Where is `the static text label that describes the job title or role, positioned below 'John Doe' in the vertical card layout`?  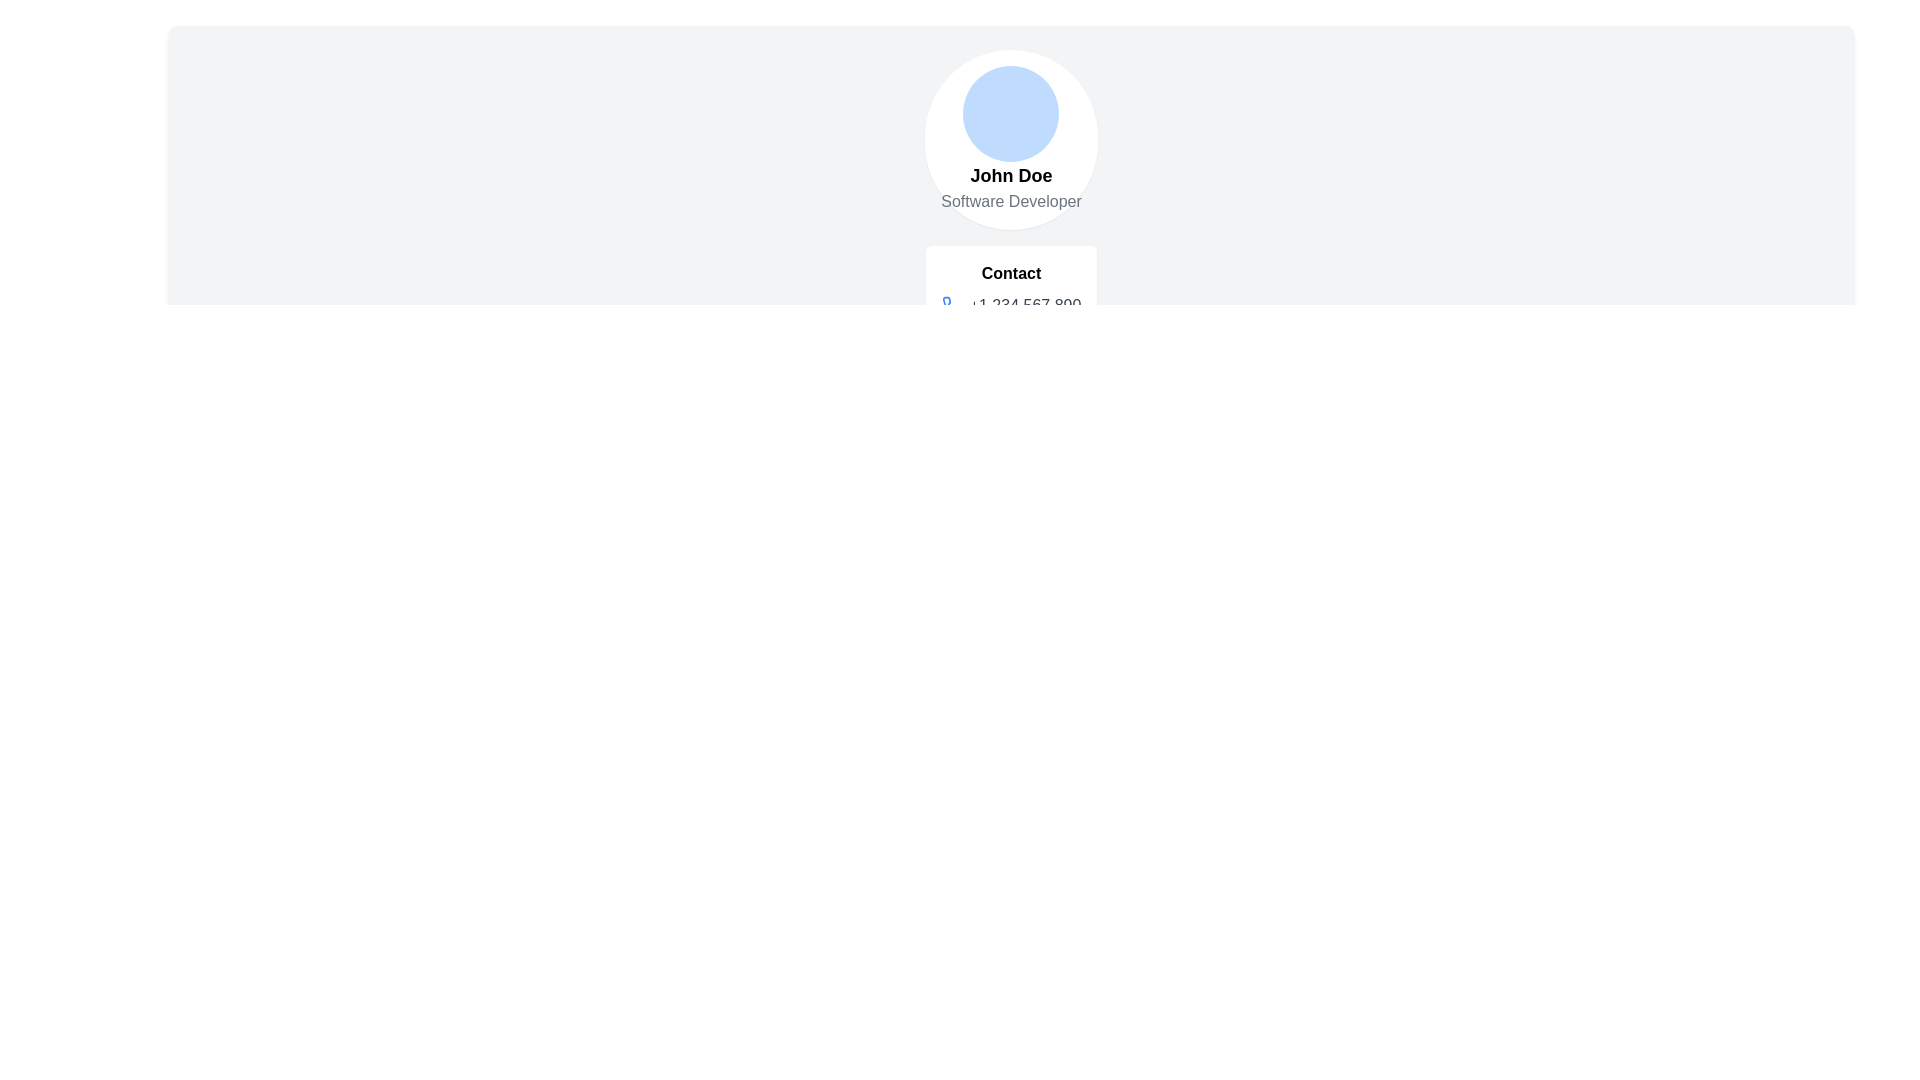
the static text label that describes the job title or role, positioned below 'John Doe' in the vertical card layout is located at coordinates (1011, 201).